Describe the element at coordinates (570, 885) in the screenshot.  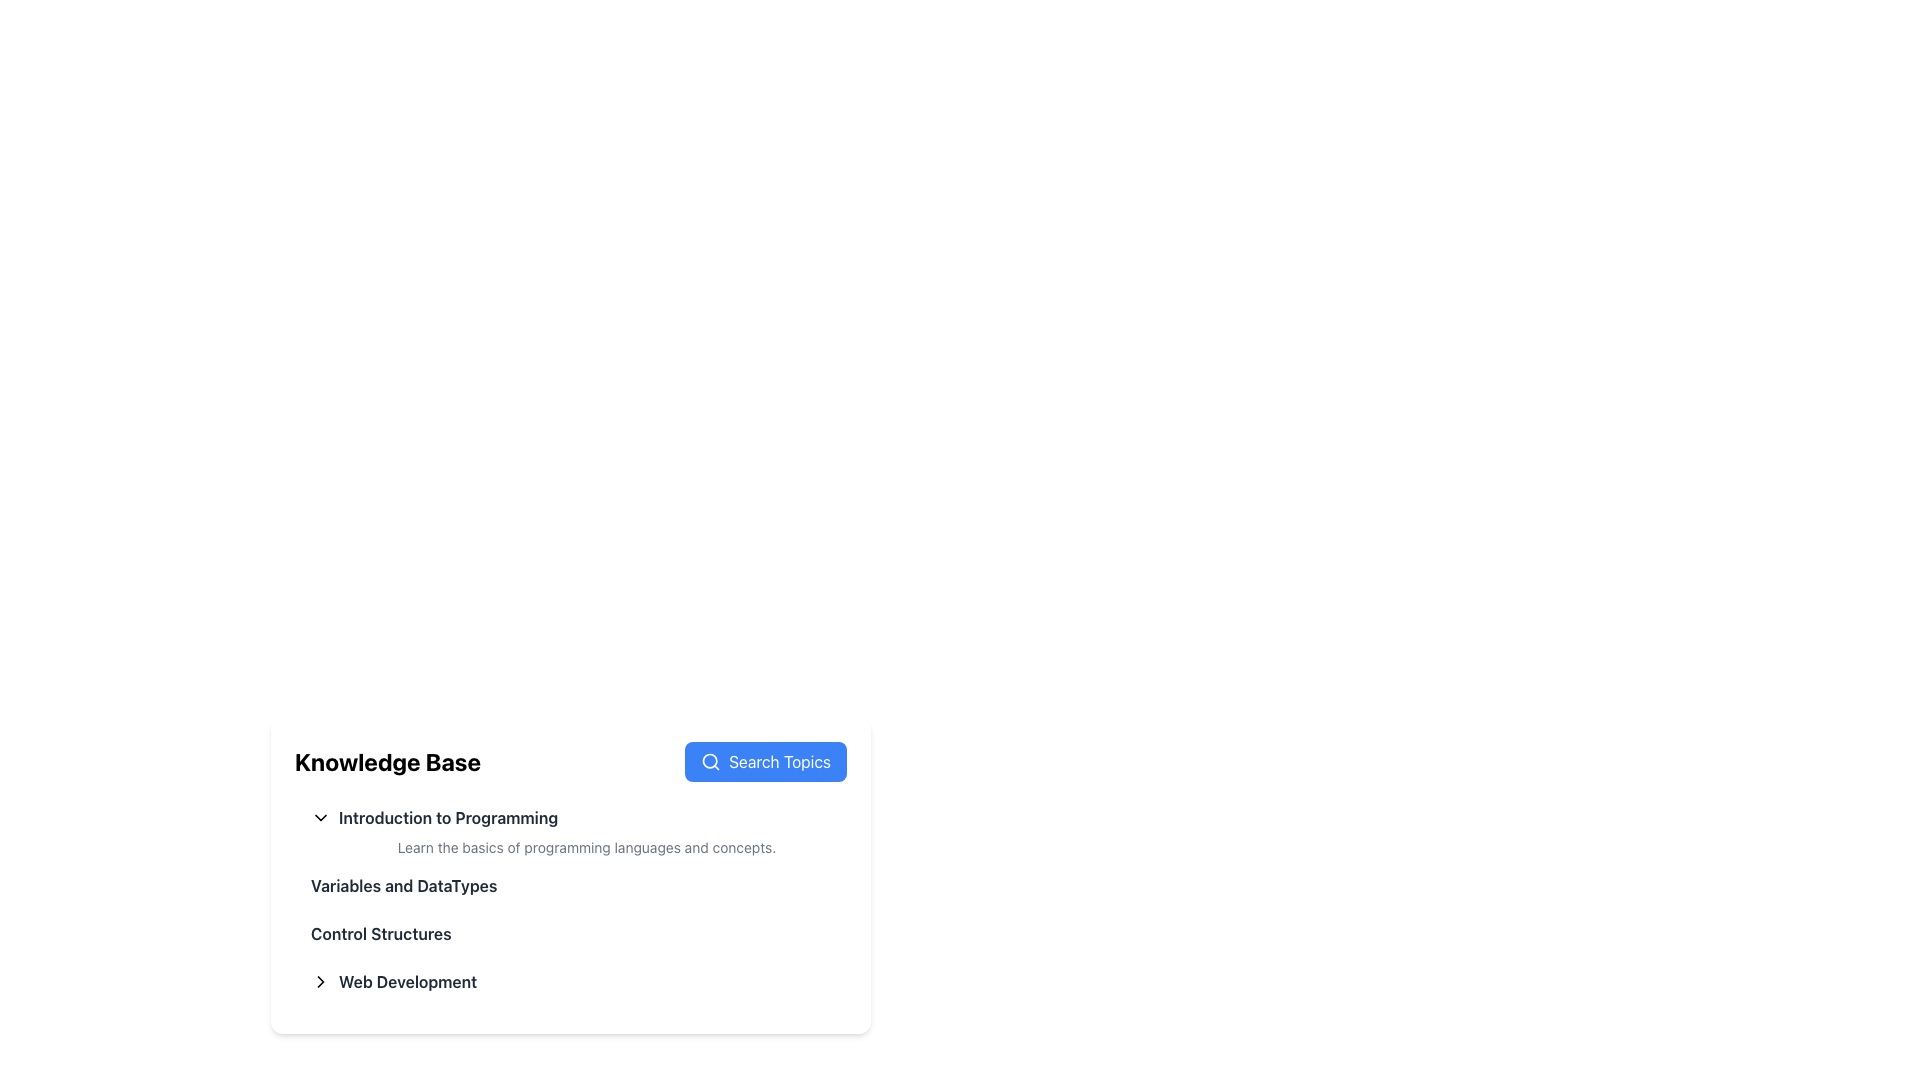
I see `the list item displaying 'Variables and DataTypes' in the 'Knowledge Base' section` at that location.